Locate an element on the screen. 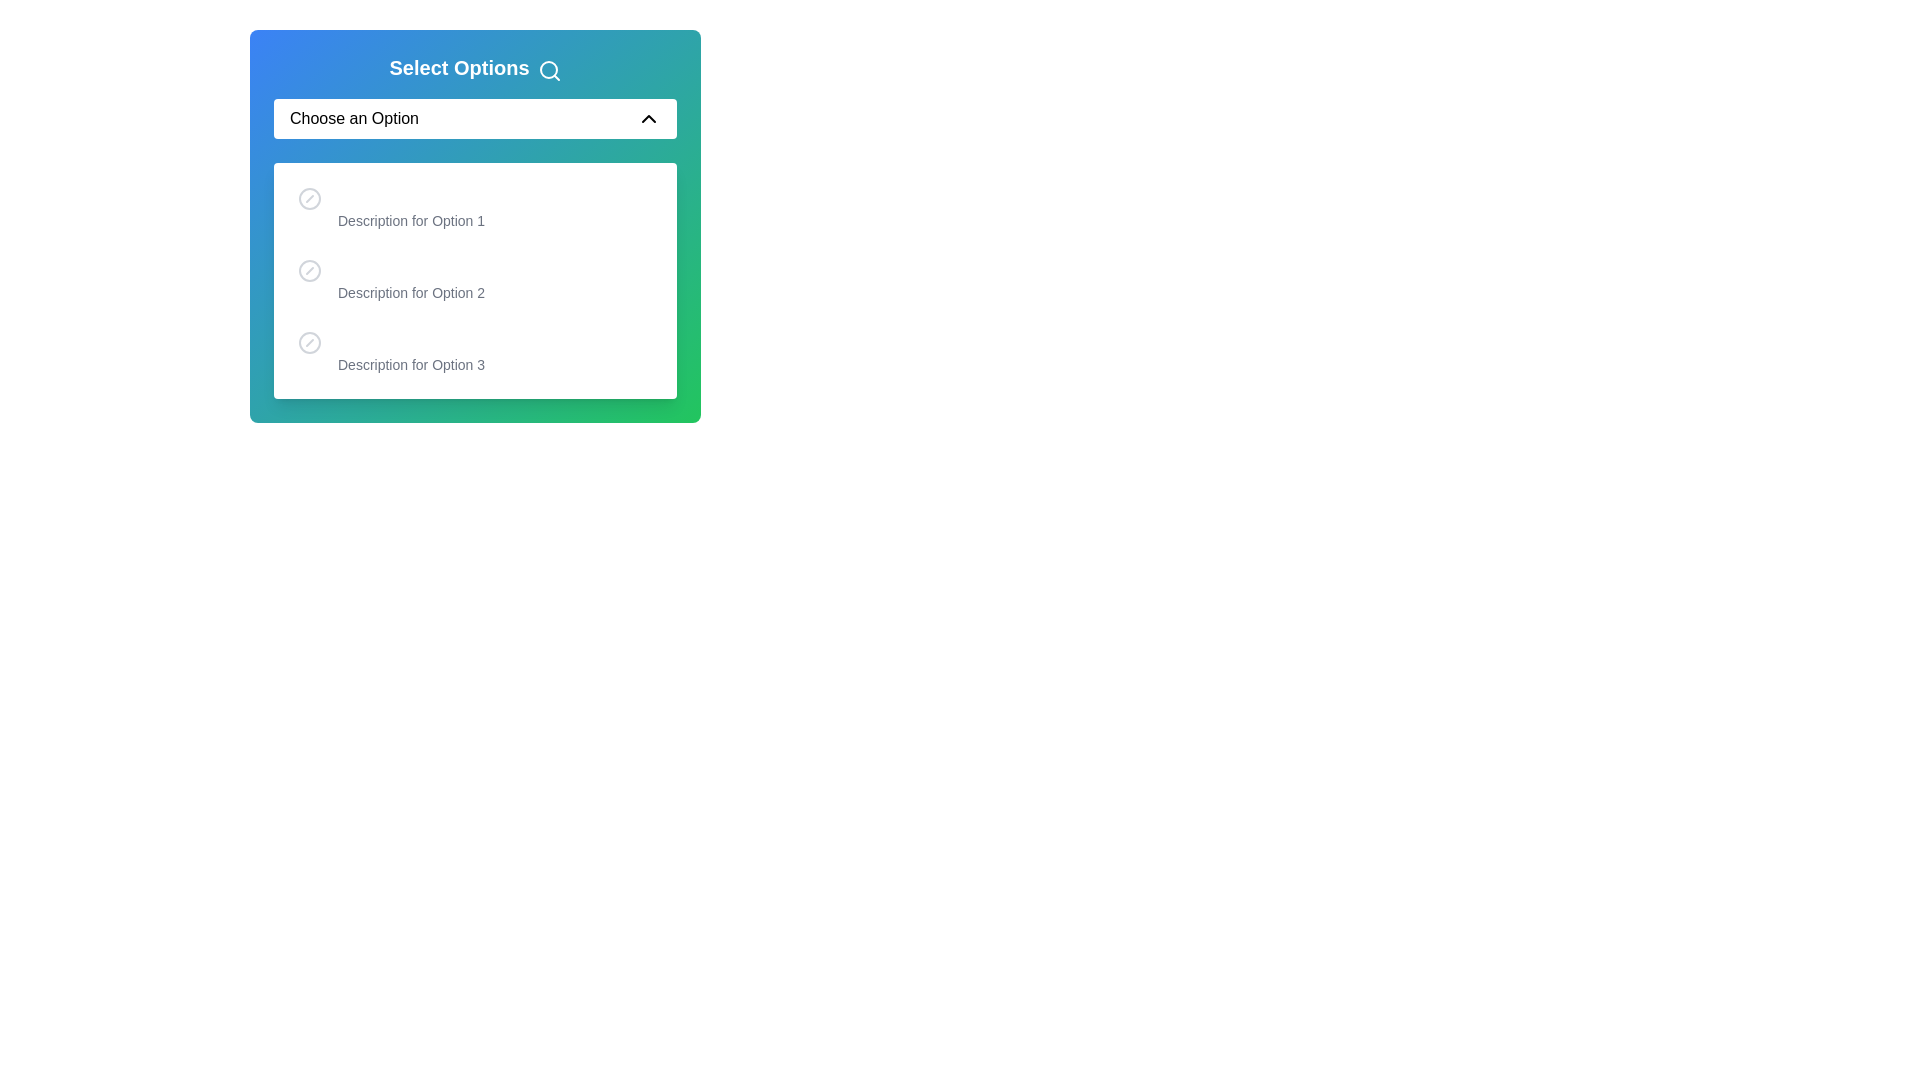  the text label that provides additional information for the selectable option titled 'Option 2', positioned in the center of the dropdown component is located at coordinates (410, 292).